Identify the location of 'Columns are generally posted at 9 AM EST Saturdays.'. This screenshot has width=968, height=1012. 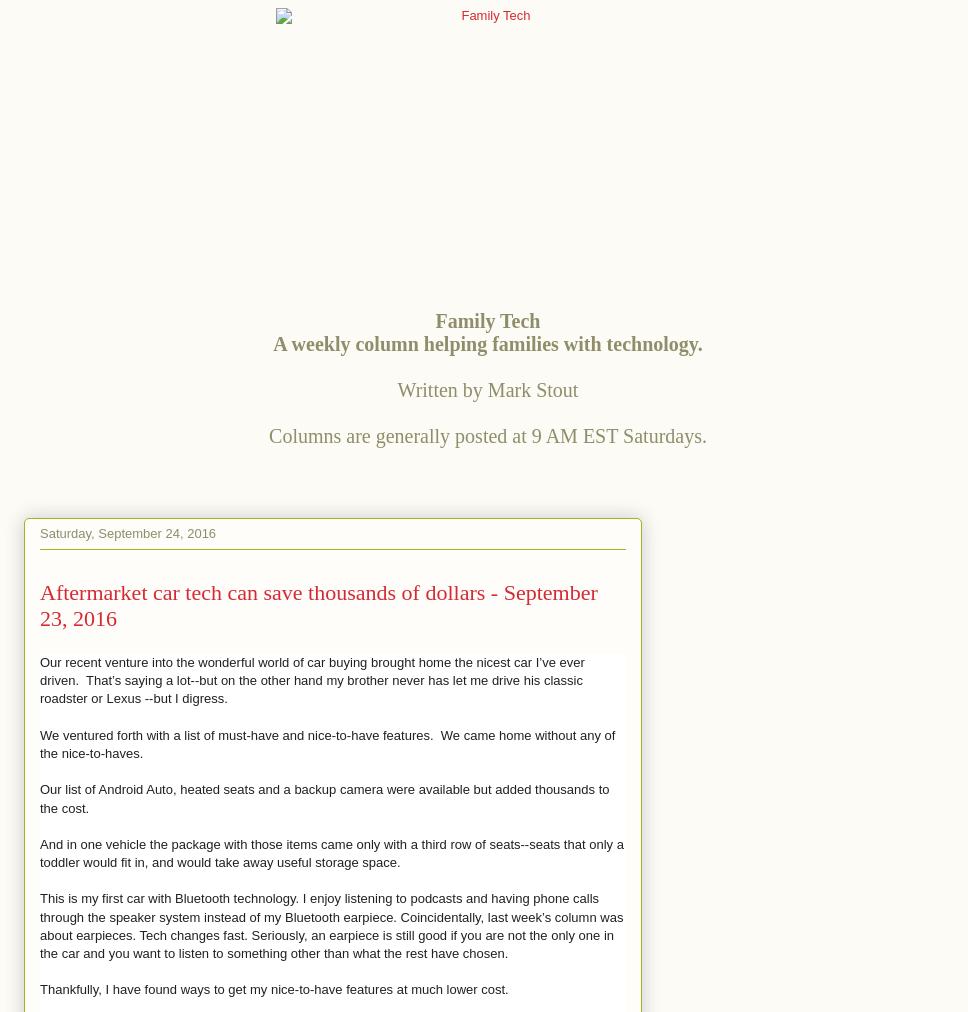
(269, 435).